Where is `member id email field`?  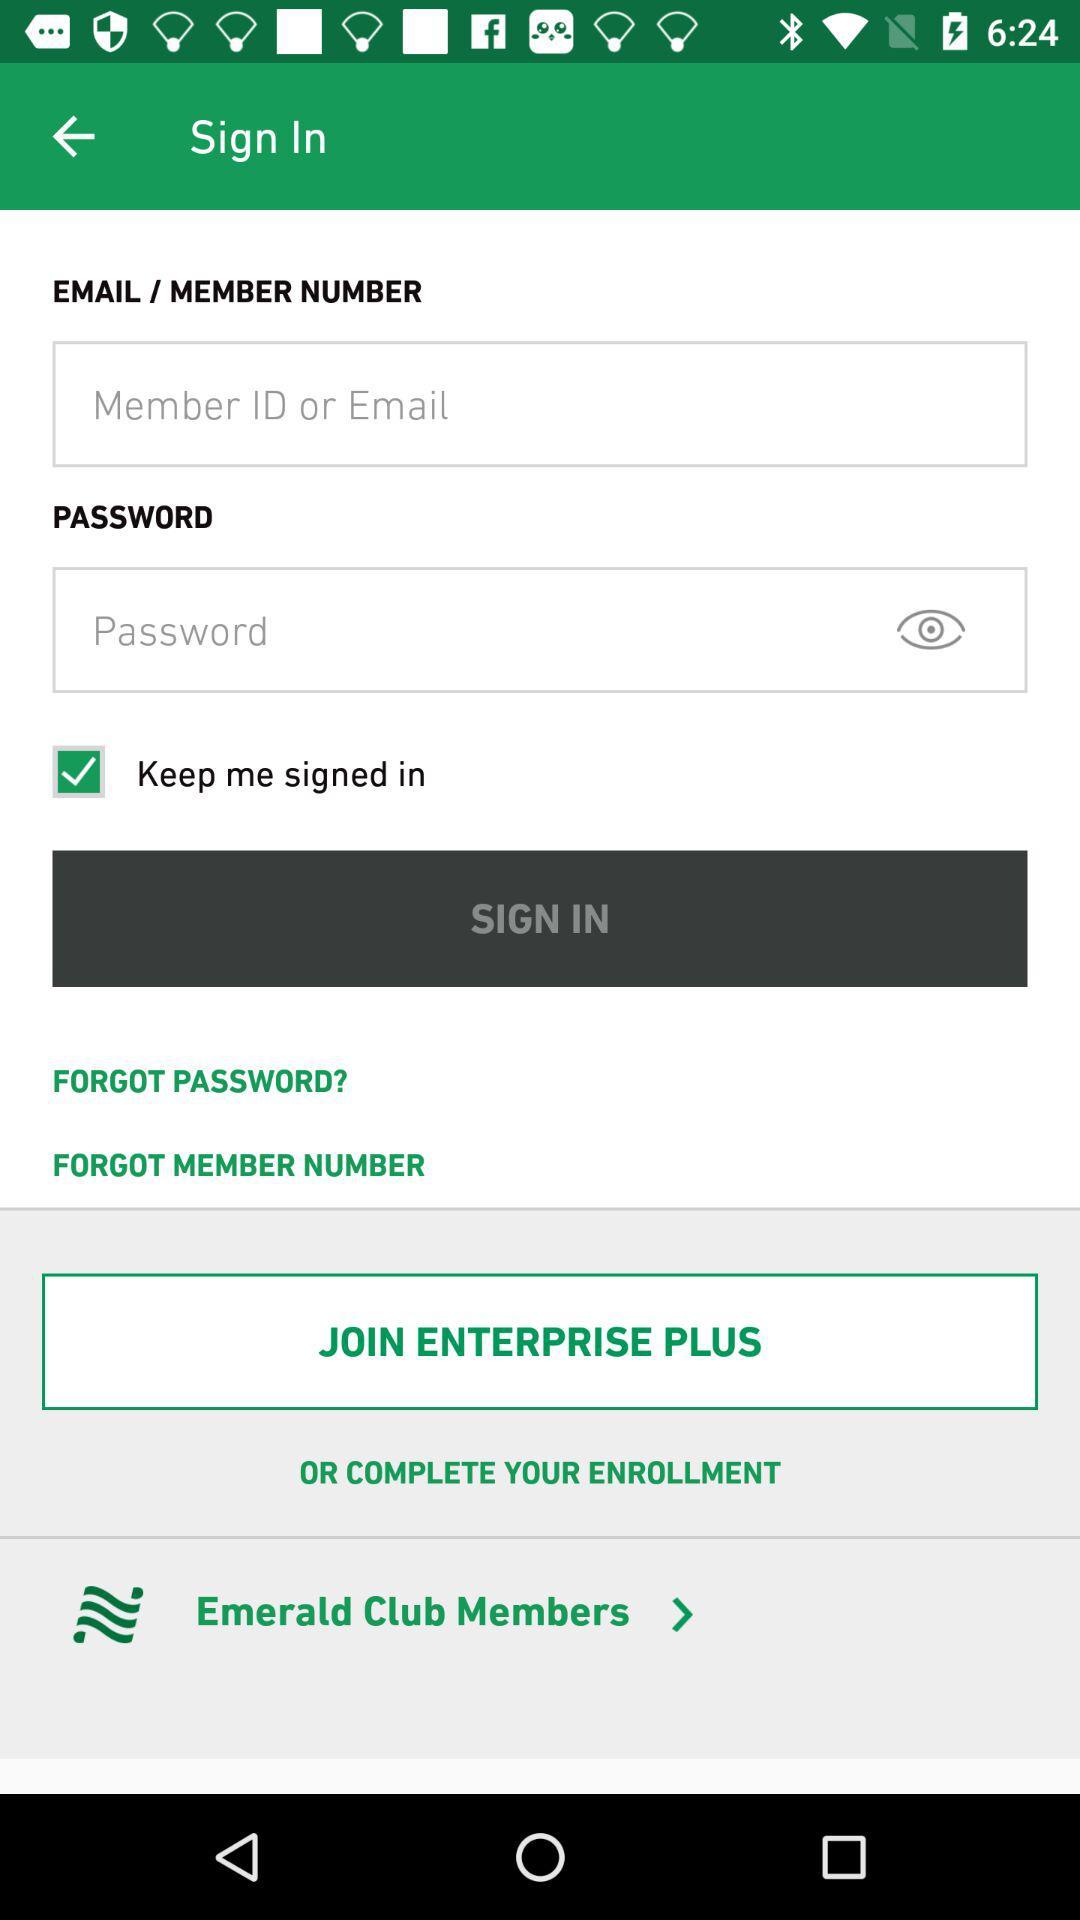 member id email field is located at coordinates (540, 403).